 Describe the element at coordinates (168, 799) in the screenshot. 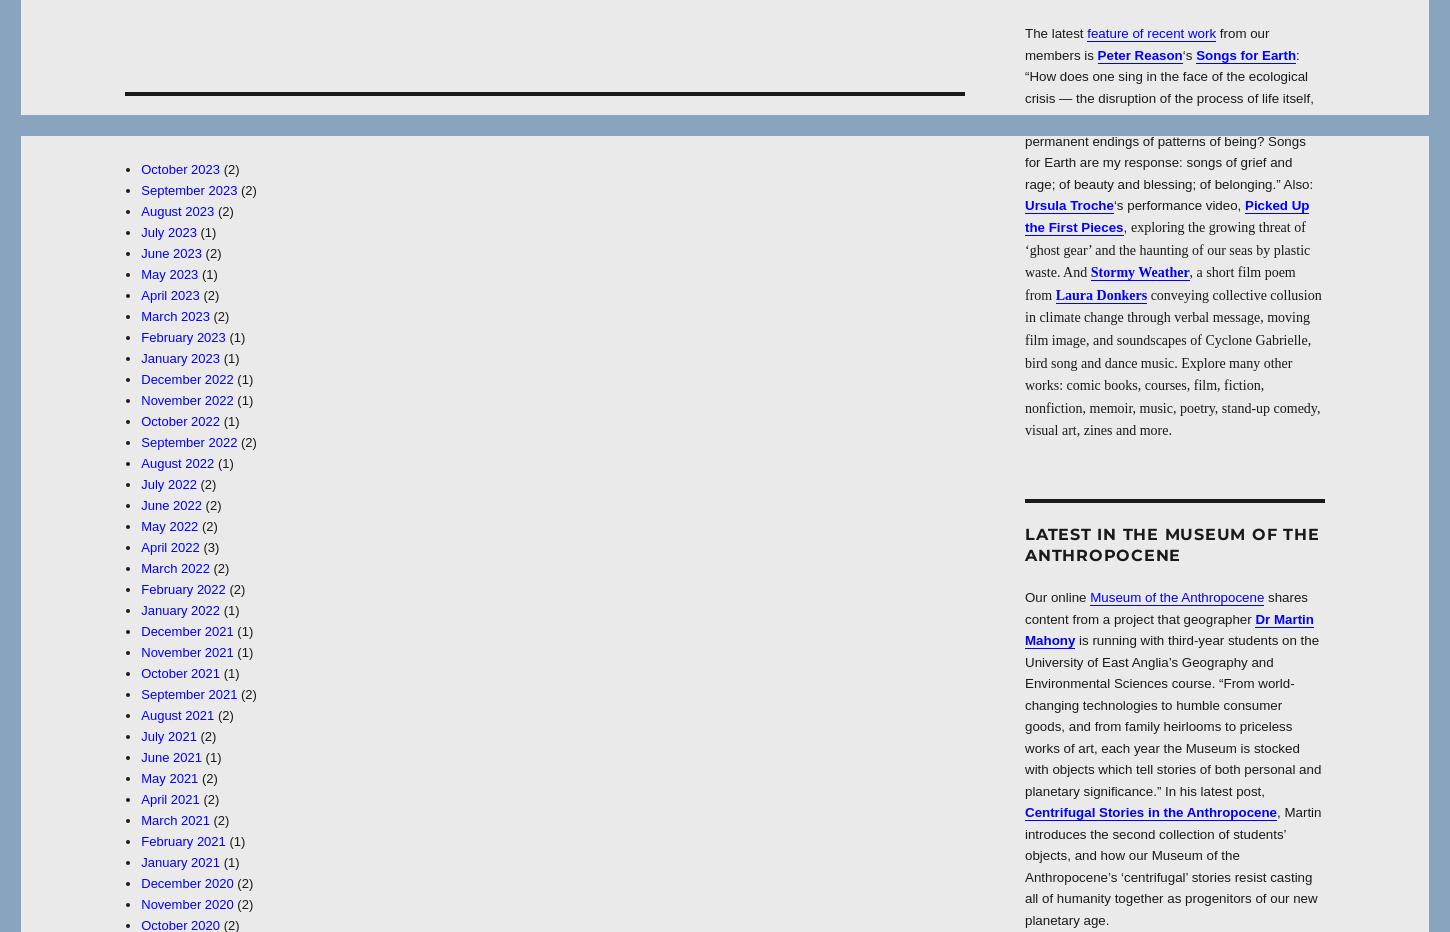

I see `'April 2021'` at that location.